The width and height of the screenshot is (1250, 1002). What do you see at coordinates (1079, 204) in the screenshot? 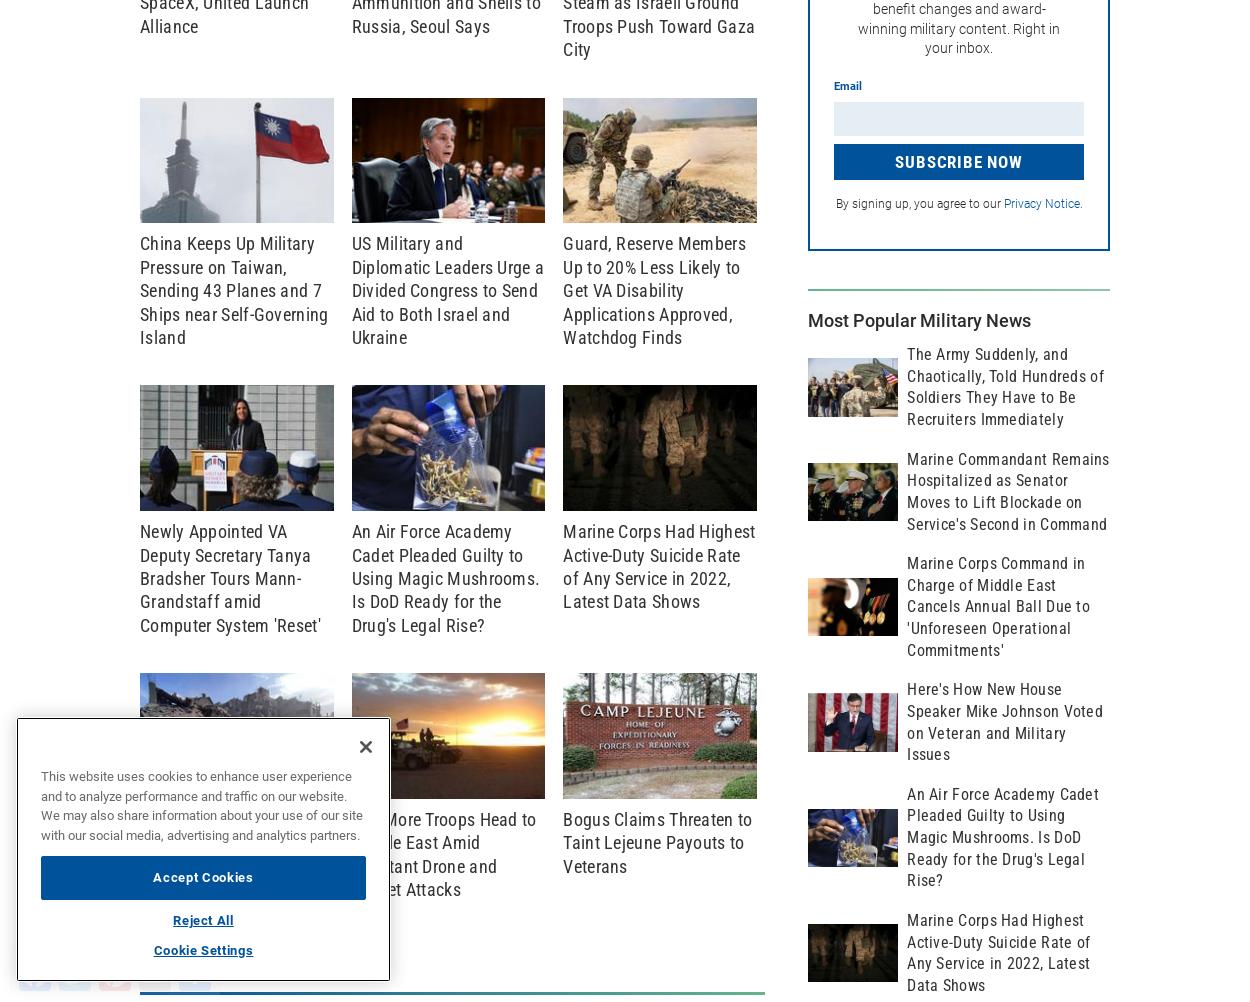
I see `'.'` at bounding box center [1079, 204].